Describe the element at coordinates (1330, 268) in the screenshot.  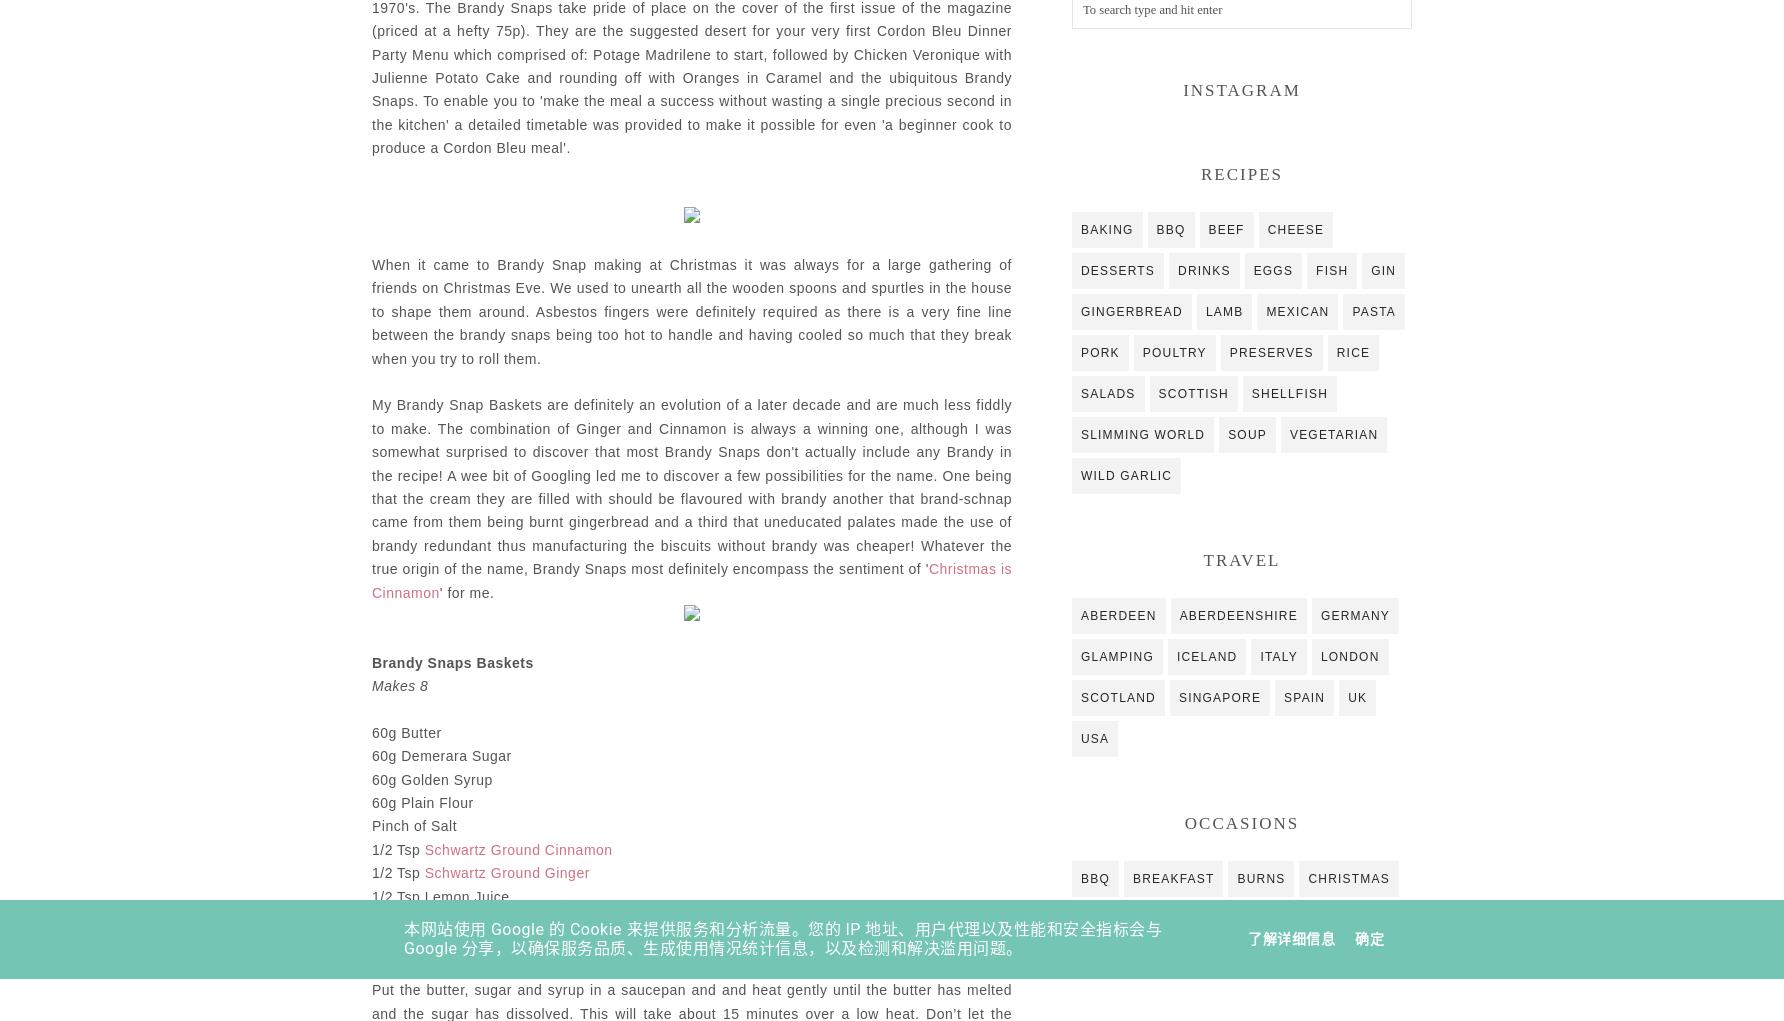
I see `'fish'` at that location.